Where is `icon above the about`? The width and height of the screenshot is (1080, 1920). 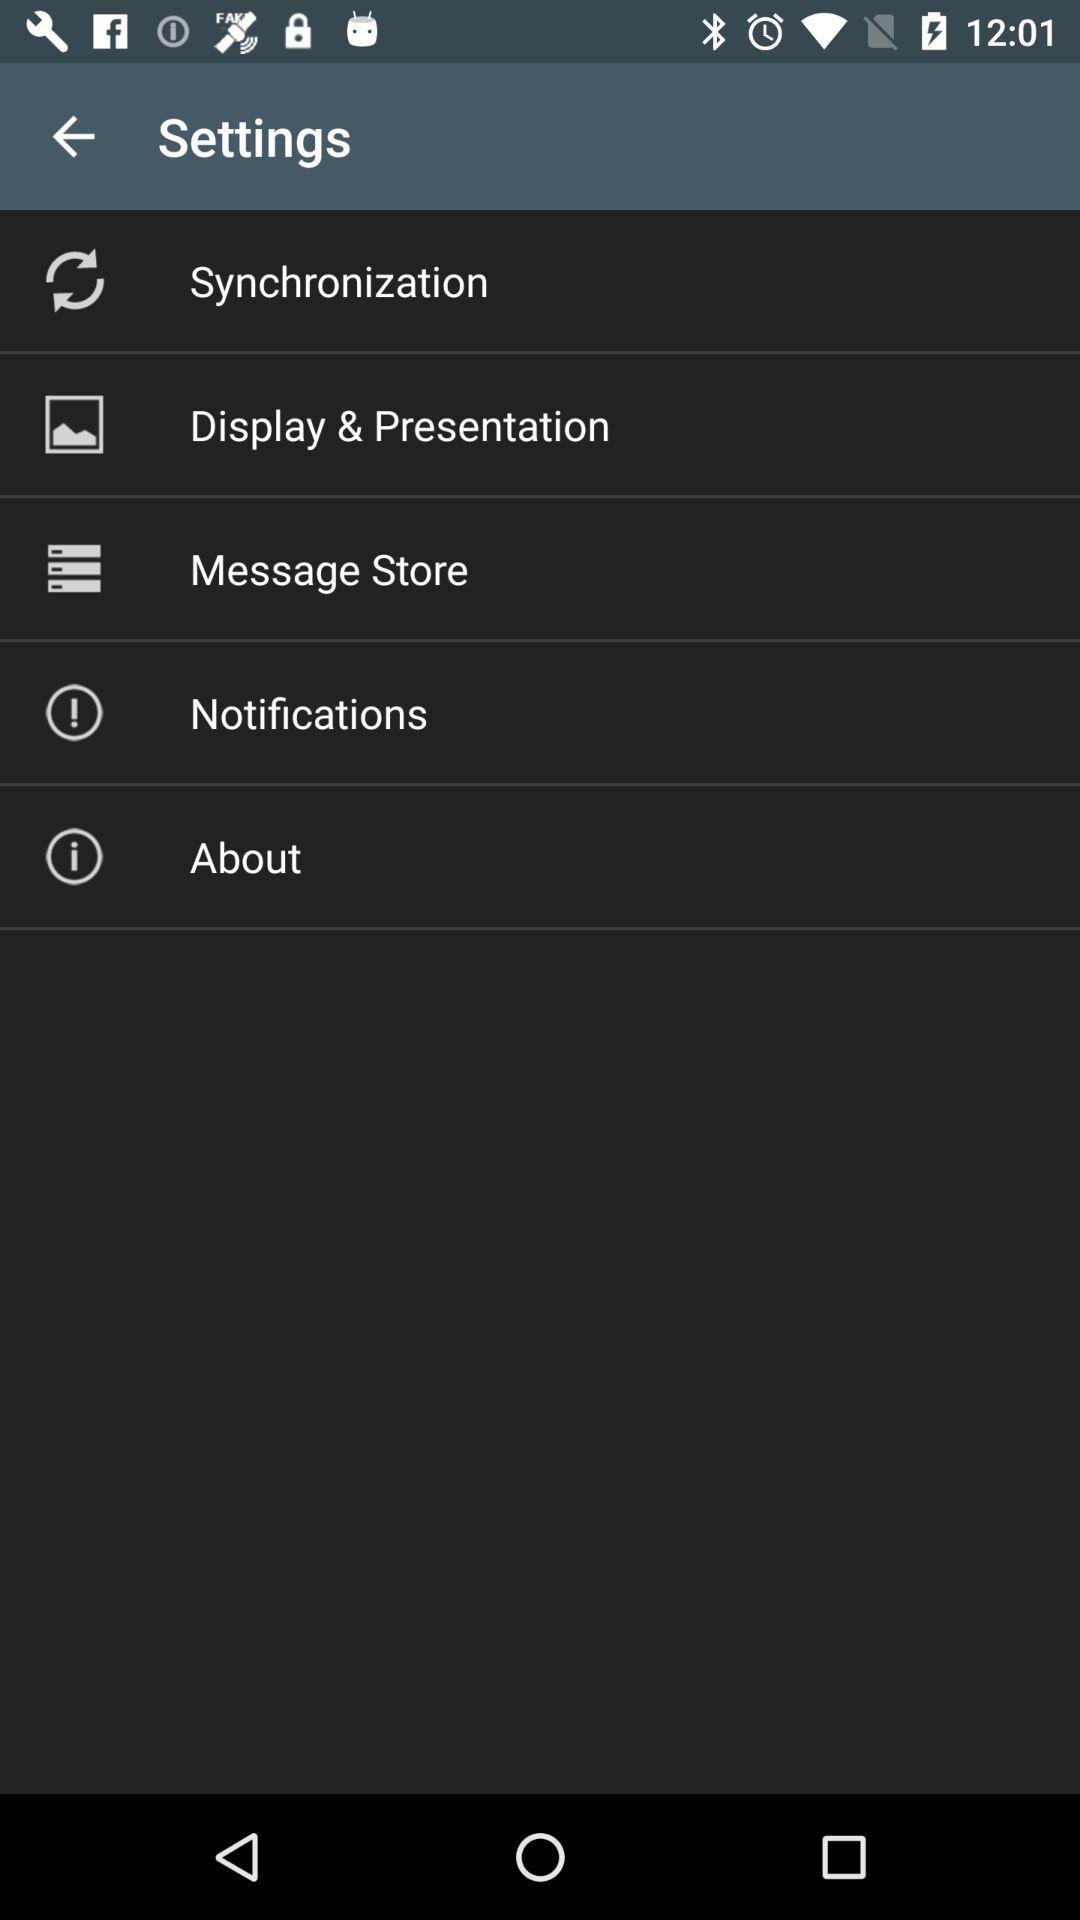 icon above the about is located at coordinates (308, 712).